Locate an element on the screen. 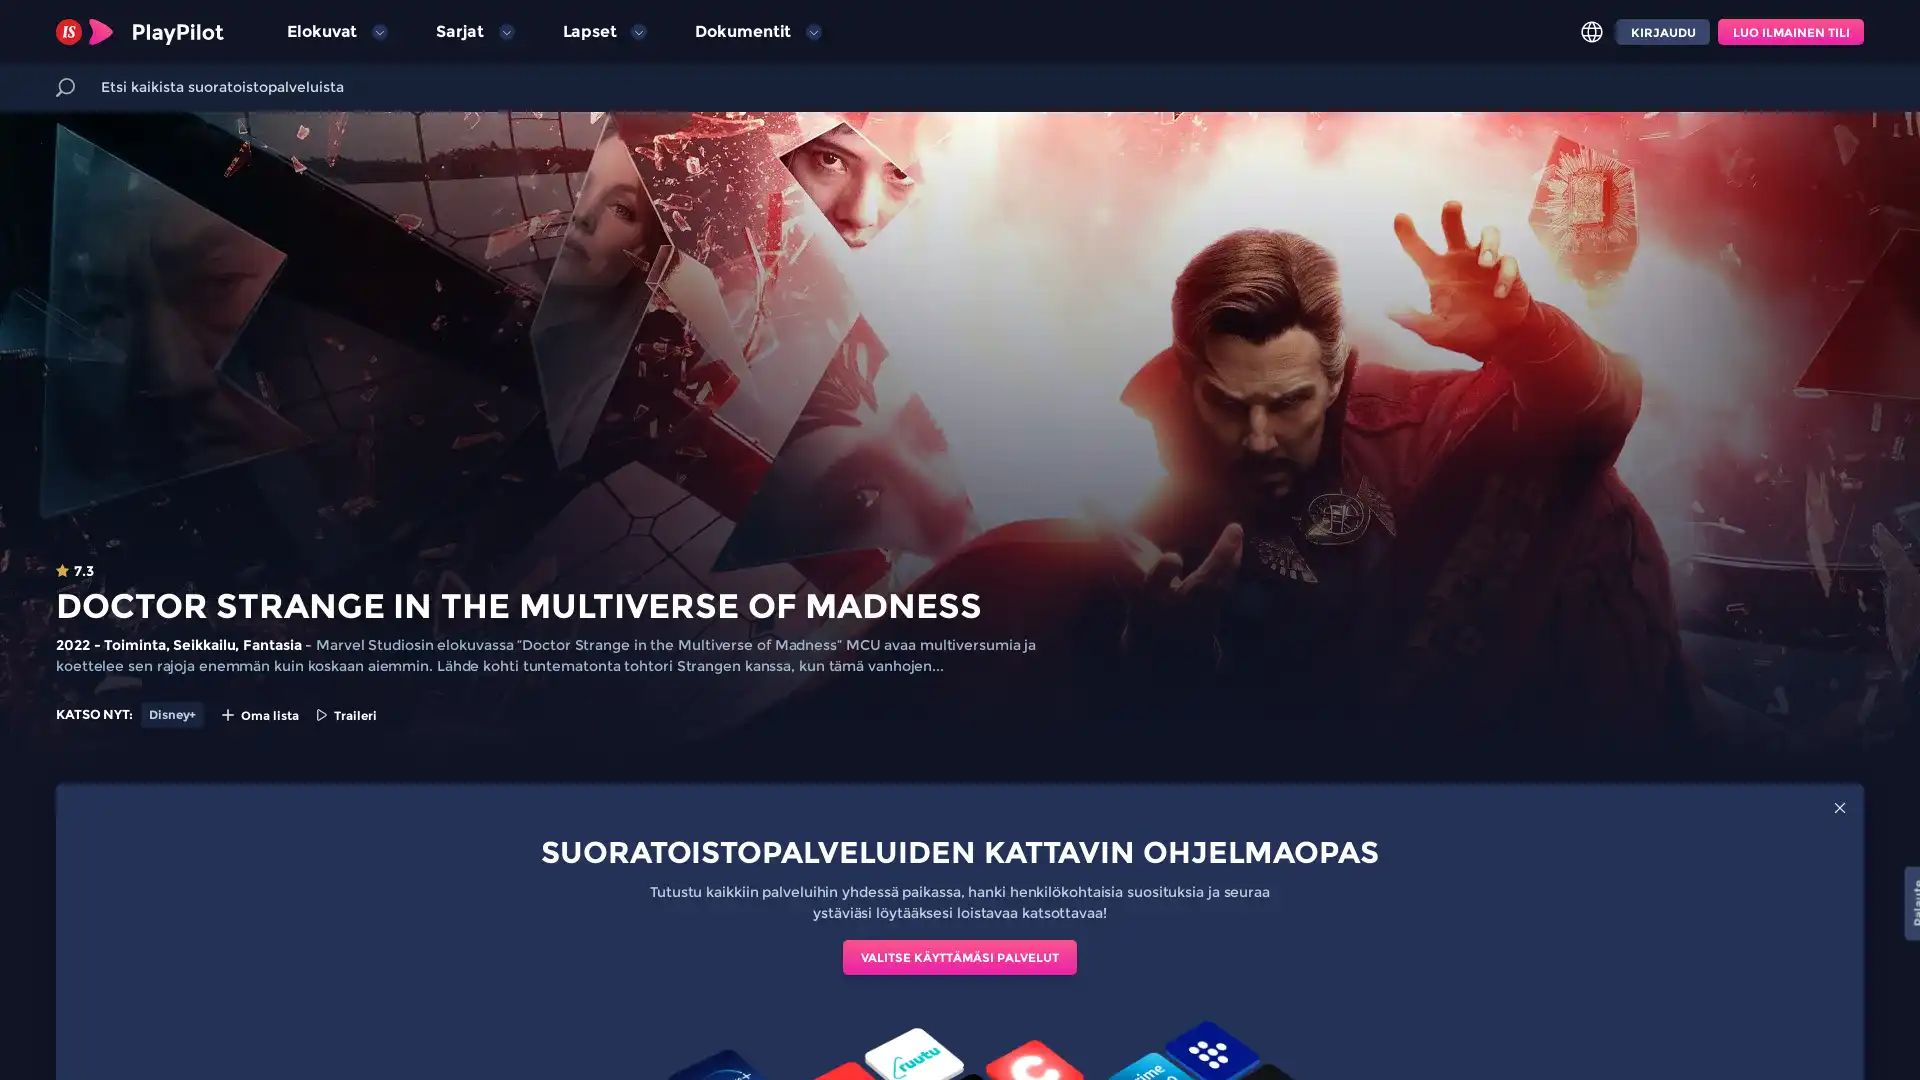 Image resolution: width=1920 pixels, height=1080 pixels. Close modal is located at coordinates (1839, 806).